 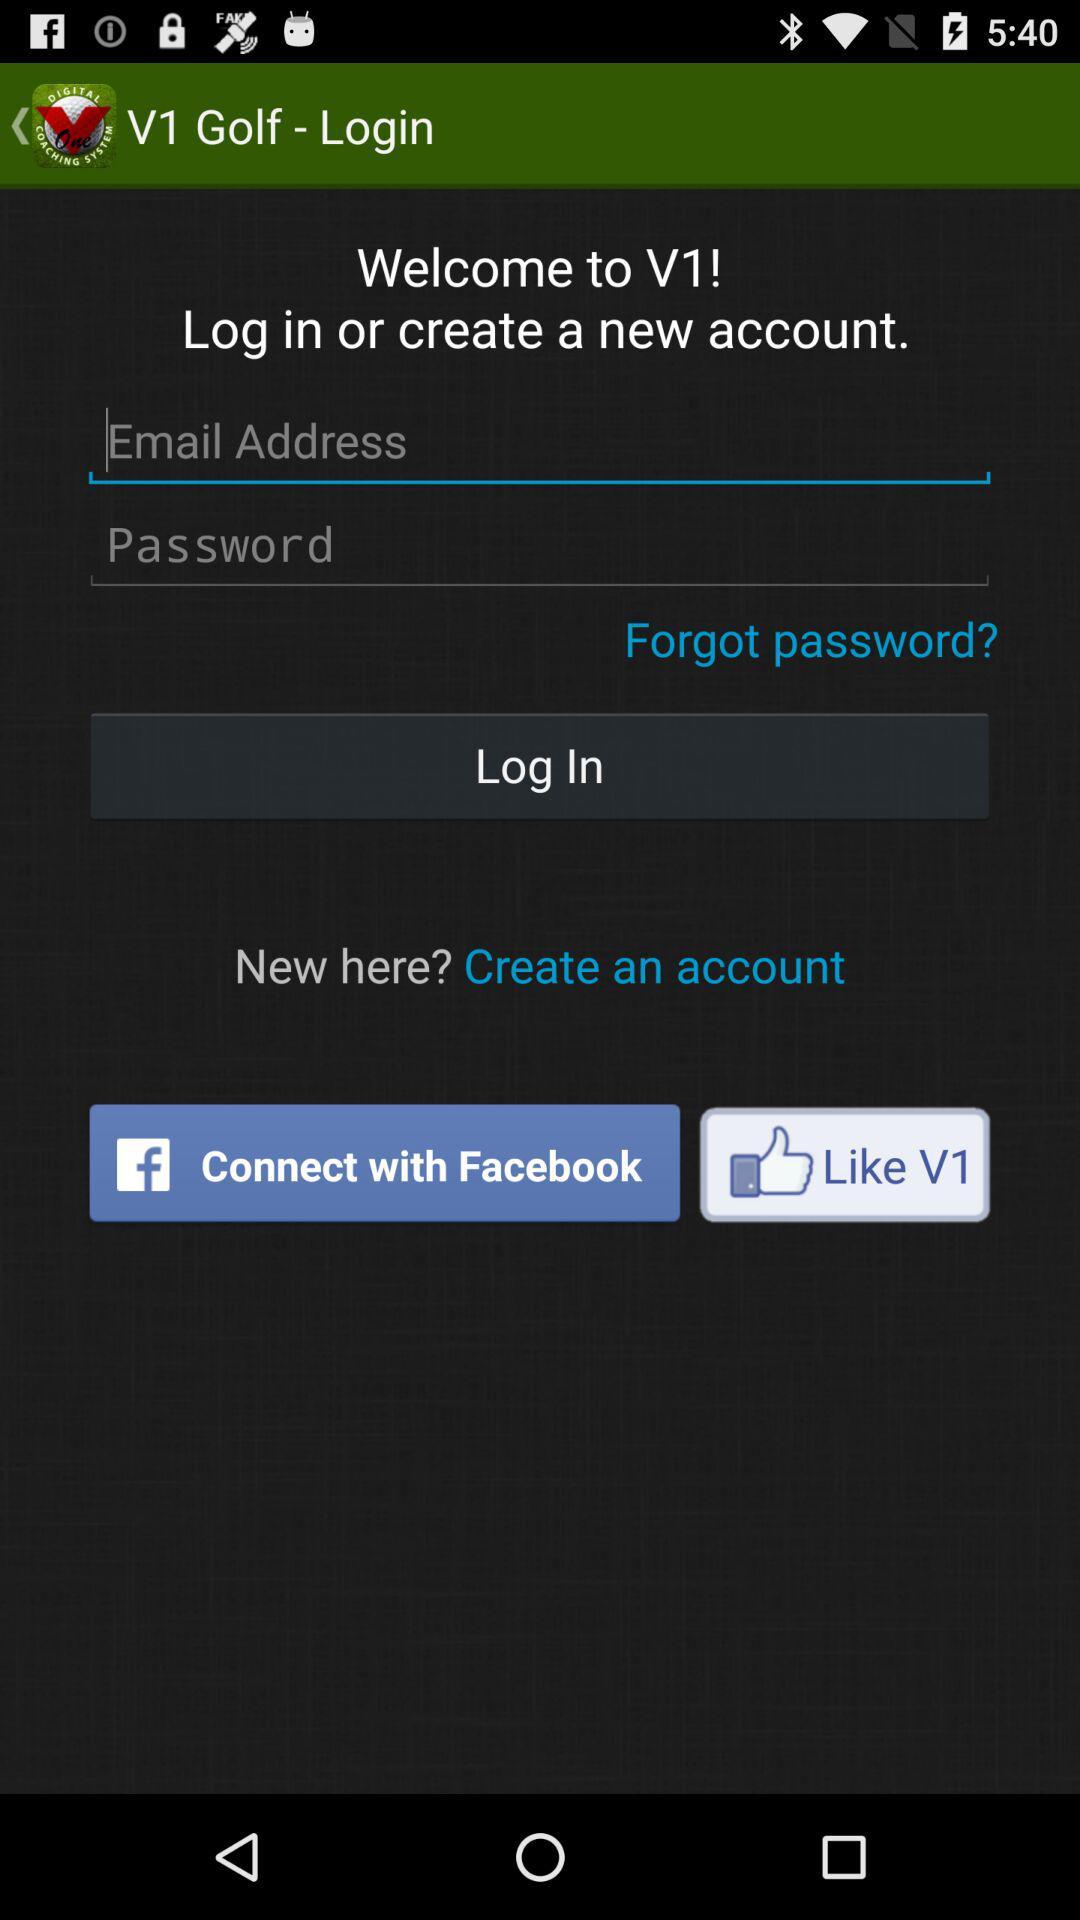 What do you see at coordinates (538, 440) in the screenshot?
I see `type the email address` at bounding box center [538, 440].